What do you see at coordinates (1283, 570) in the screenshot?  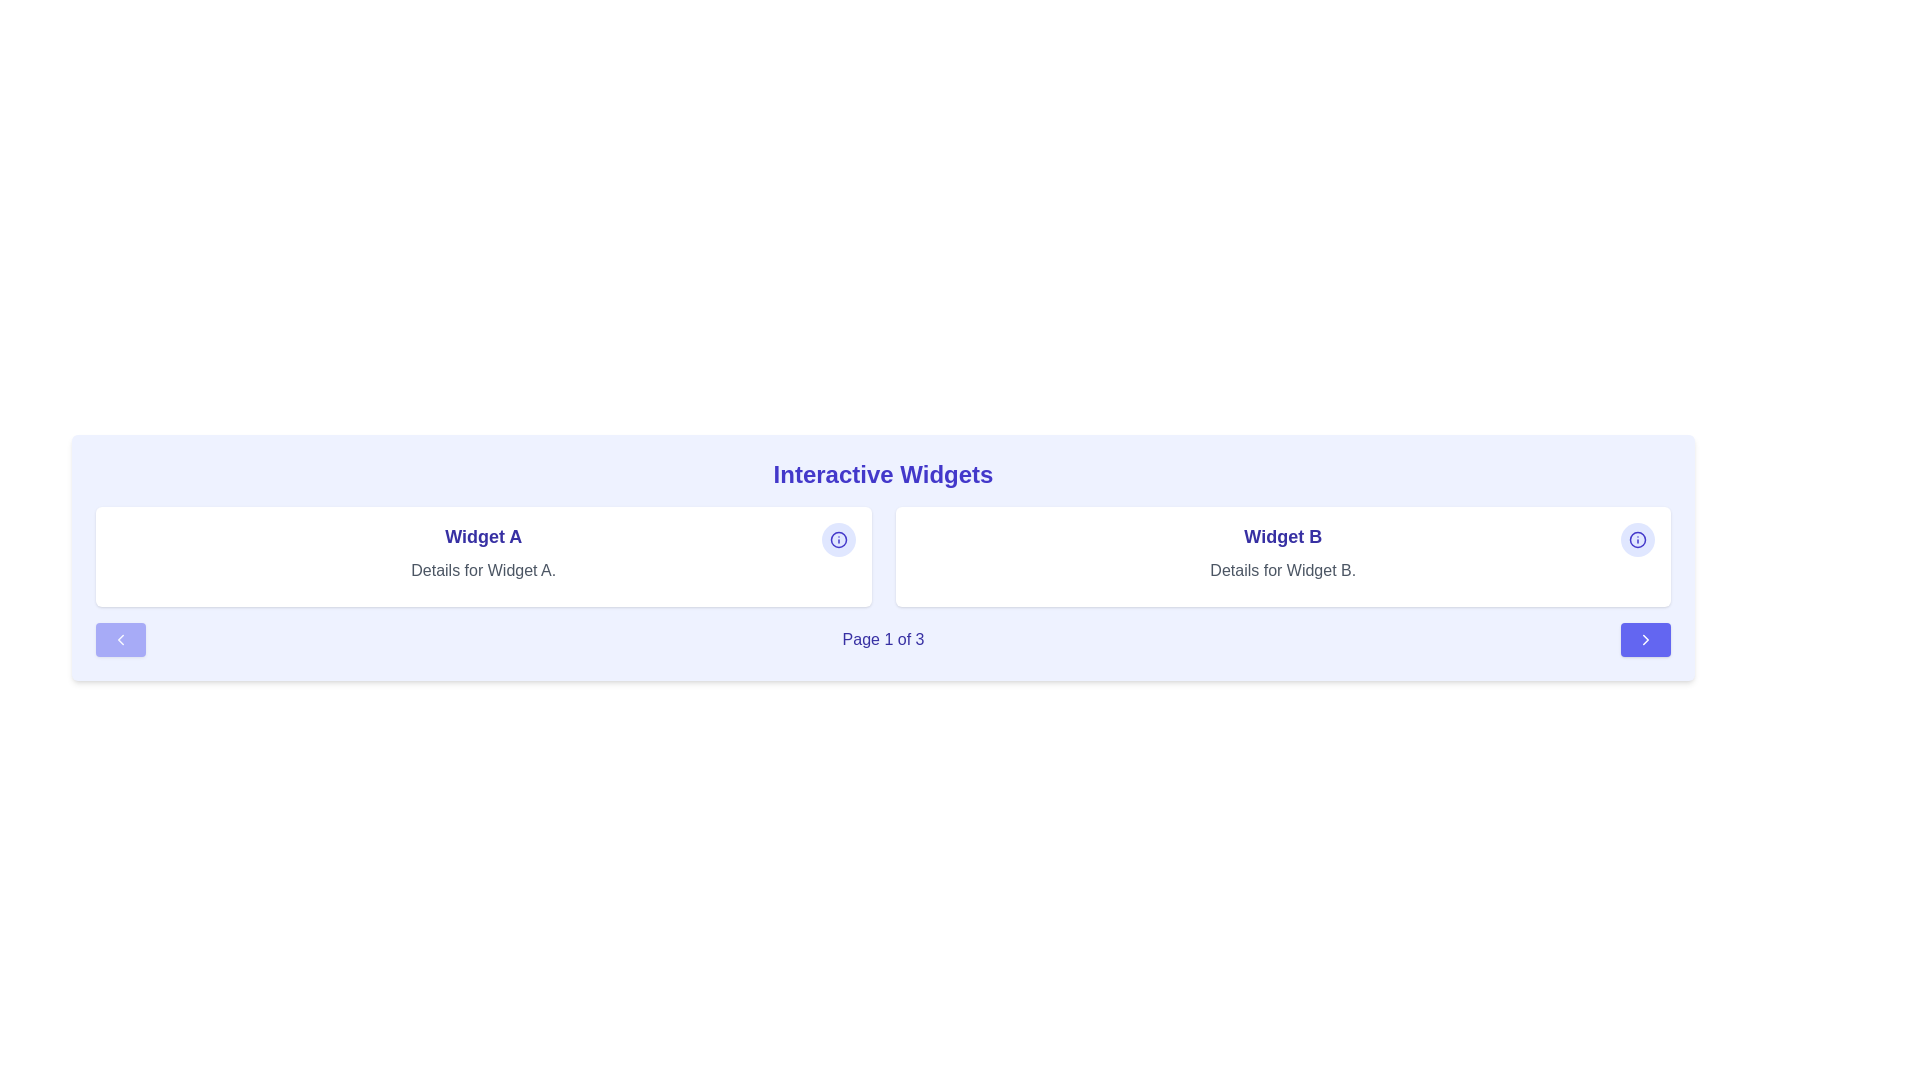 I see `the text element providing additional descriptive information about Widget B, positioned below the heading 'Widget B' and within the card box` at bounding box center [1283, 570].